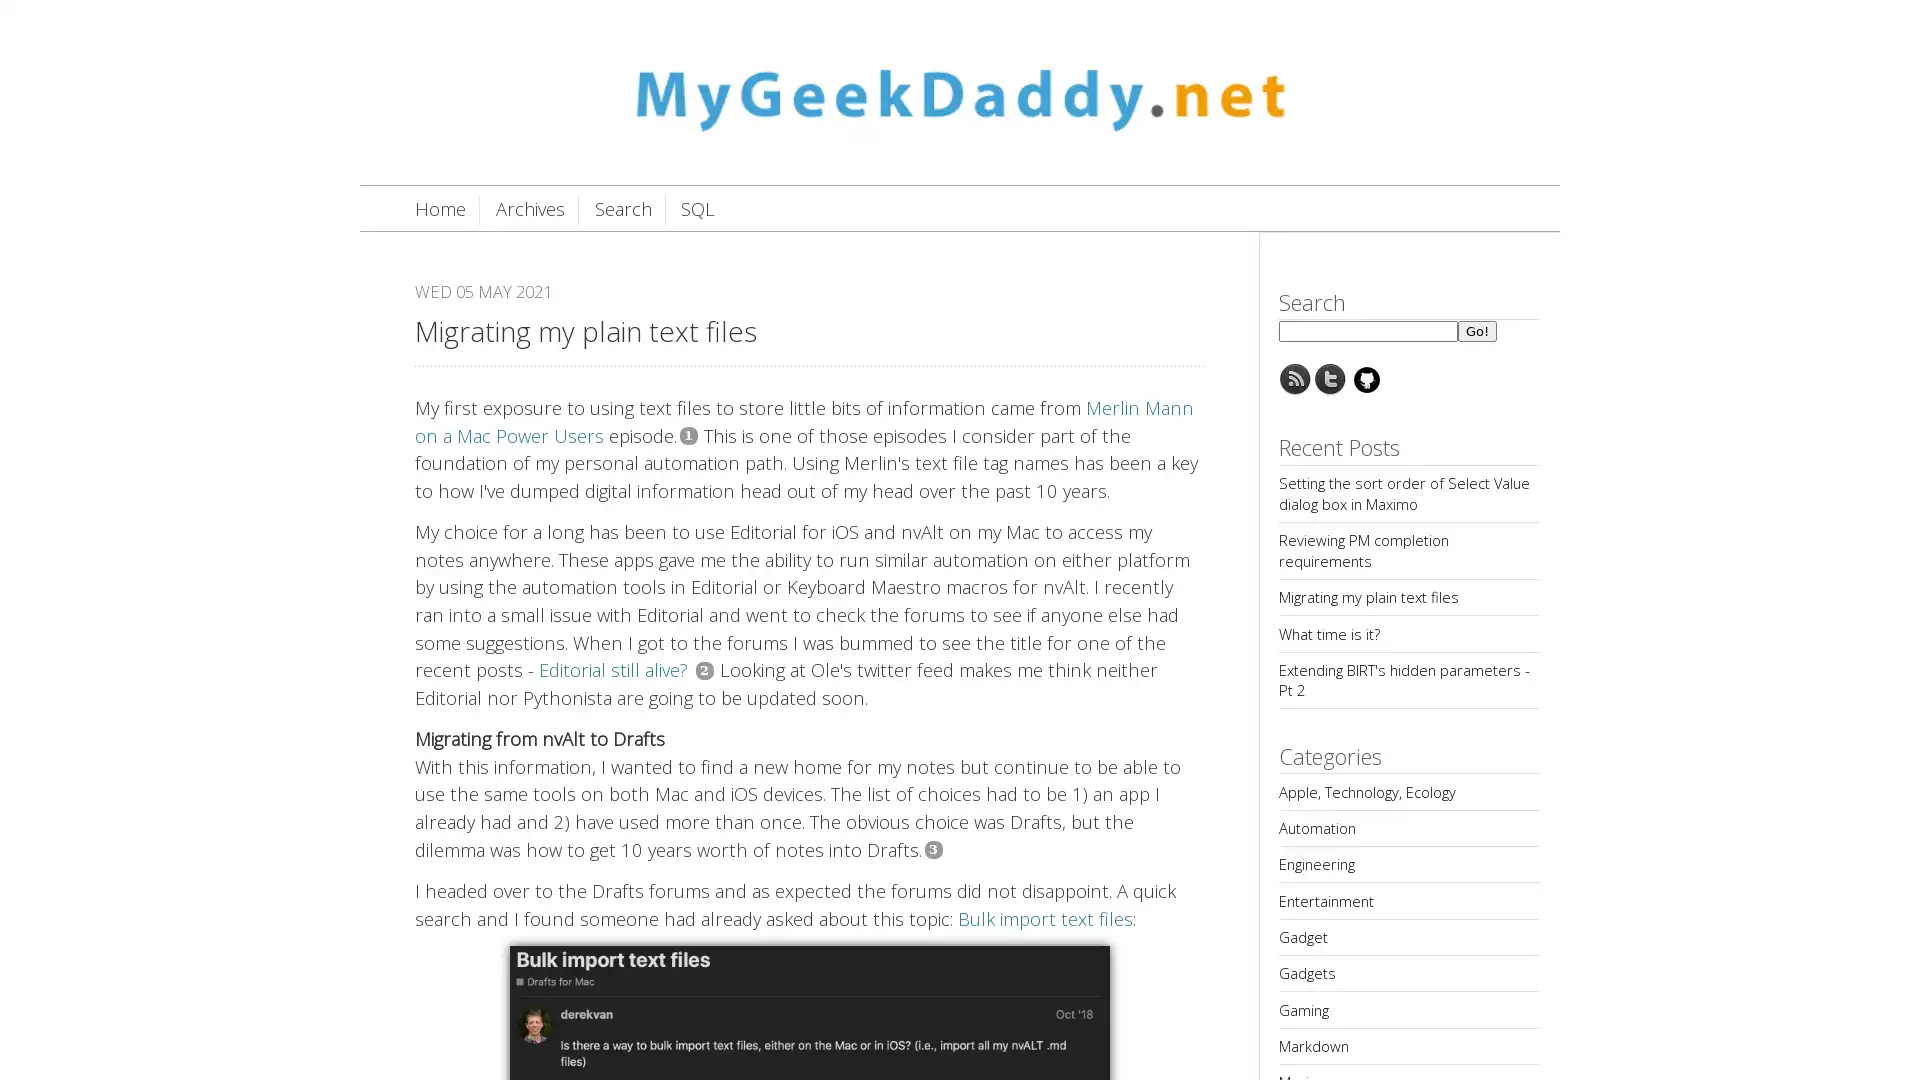  What do you see at coordinates (932, 849) in the screenshot?
I see `3` at bounding box center [932, 849].